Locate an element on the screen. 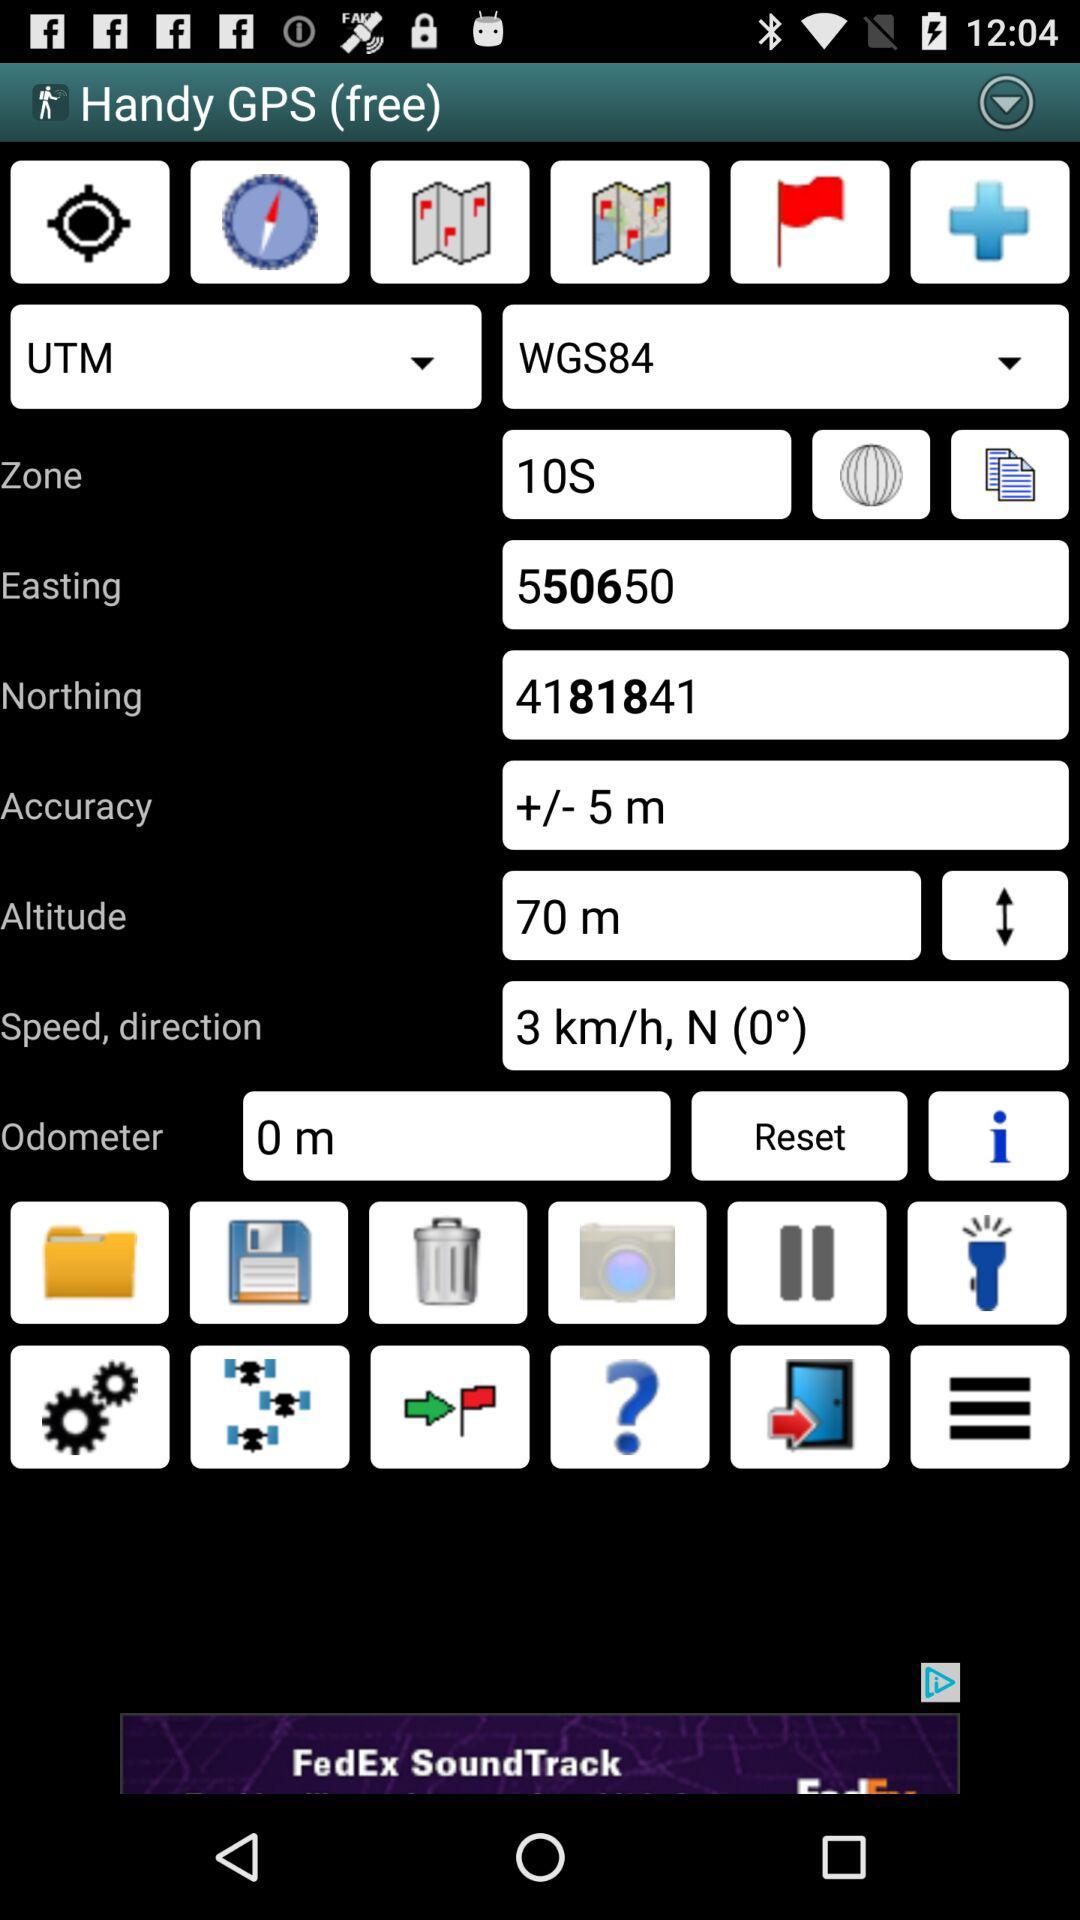 This screenshot has width=1080, height=1920. the settings icon is located at coordinates (88, 1505).